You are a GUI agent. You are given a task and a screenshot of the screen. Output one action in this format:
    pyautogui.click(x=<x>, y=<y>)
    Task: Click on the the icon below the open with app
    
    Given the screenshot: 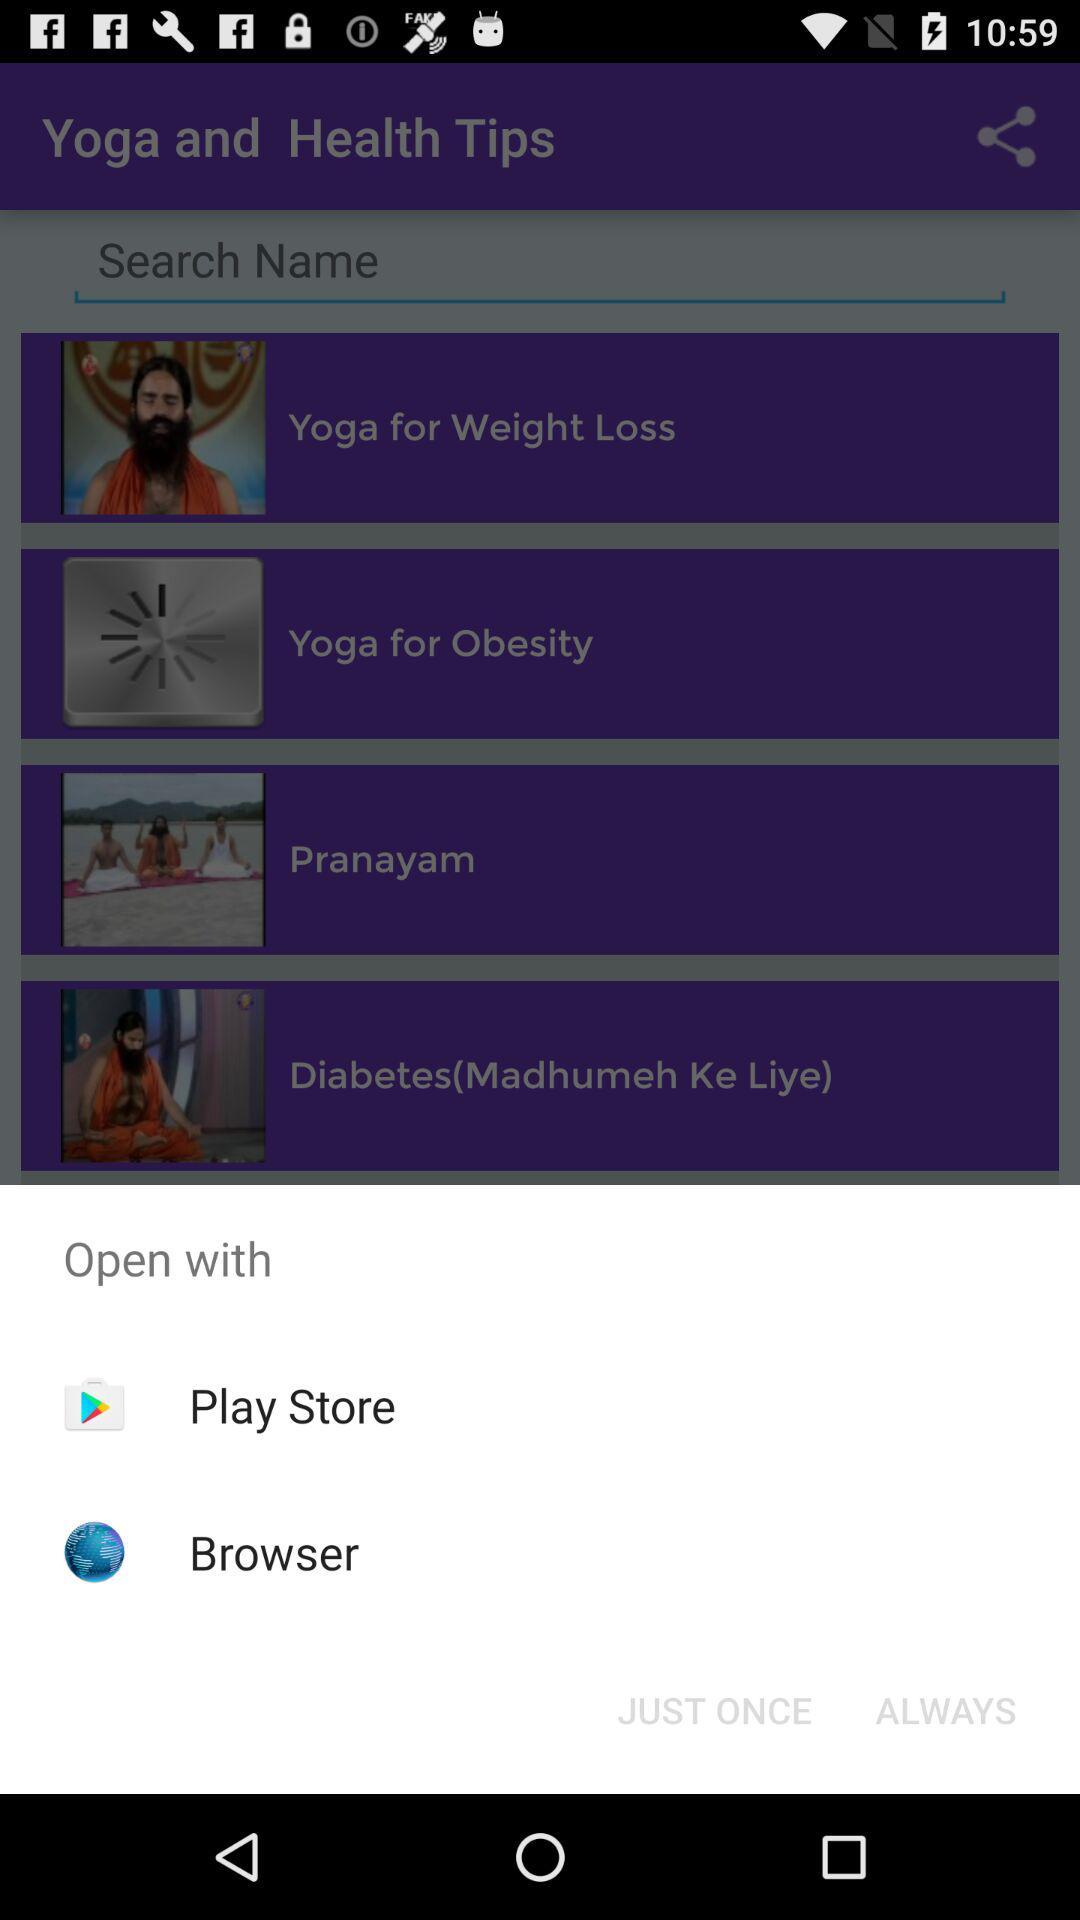 What is the action you would take?
    pyautogui.click(x=292, y=1404)
    